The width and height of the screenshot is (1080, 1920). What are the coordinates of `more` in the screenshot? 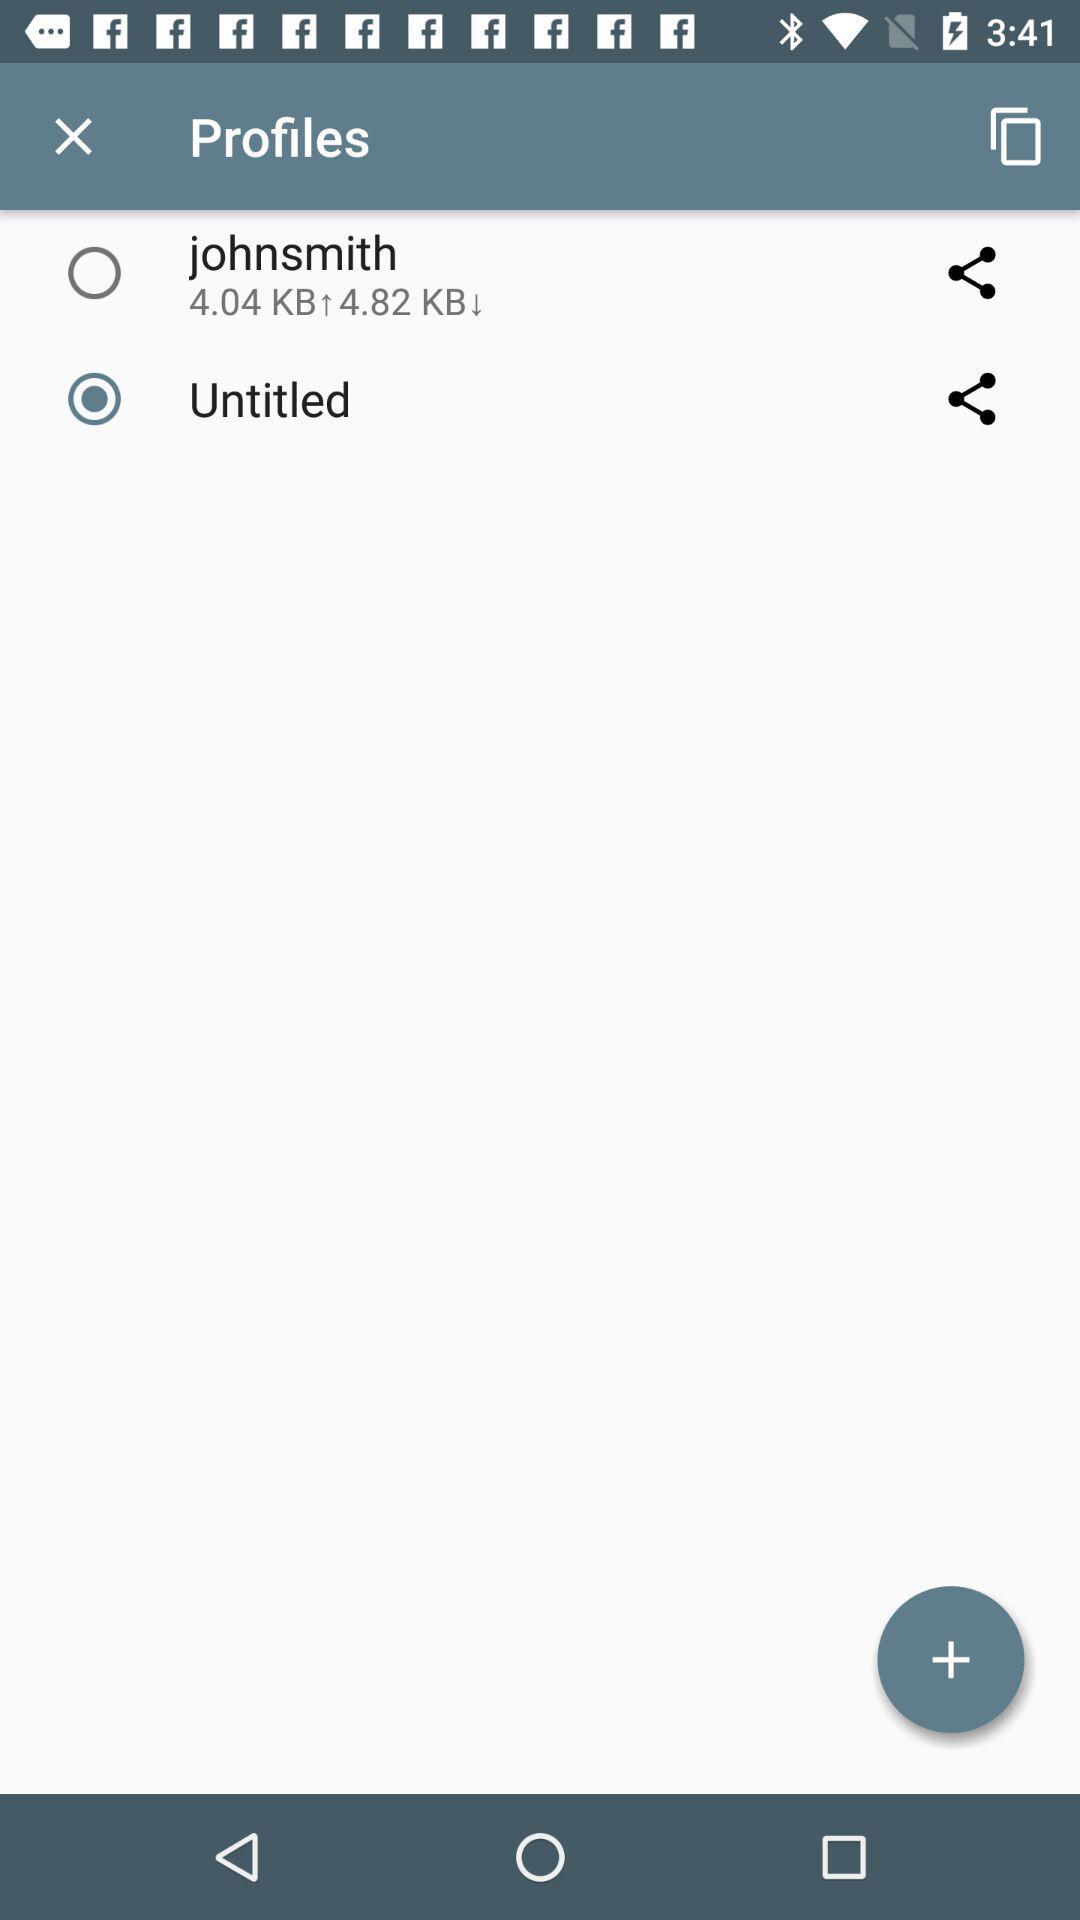 It's located at (950, 1659).